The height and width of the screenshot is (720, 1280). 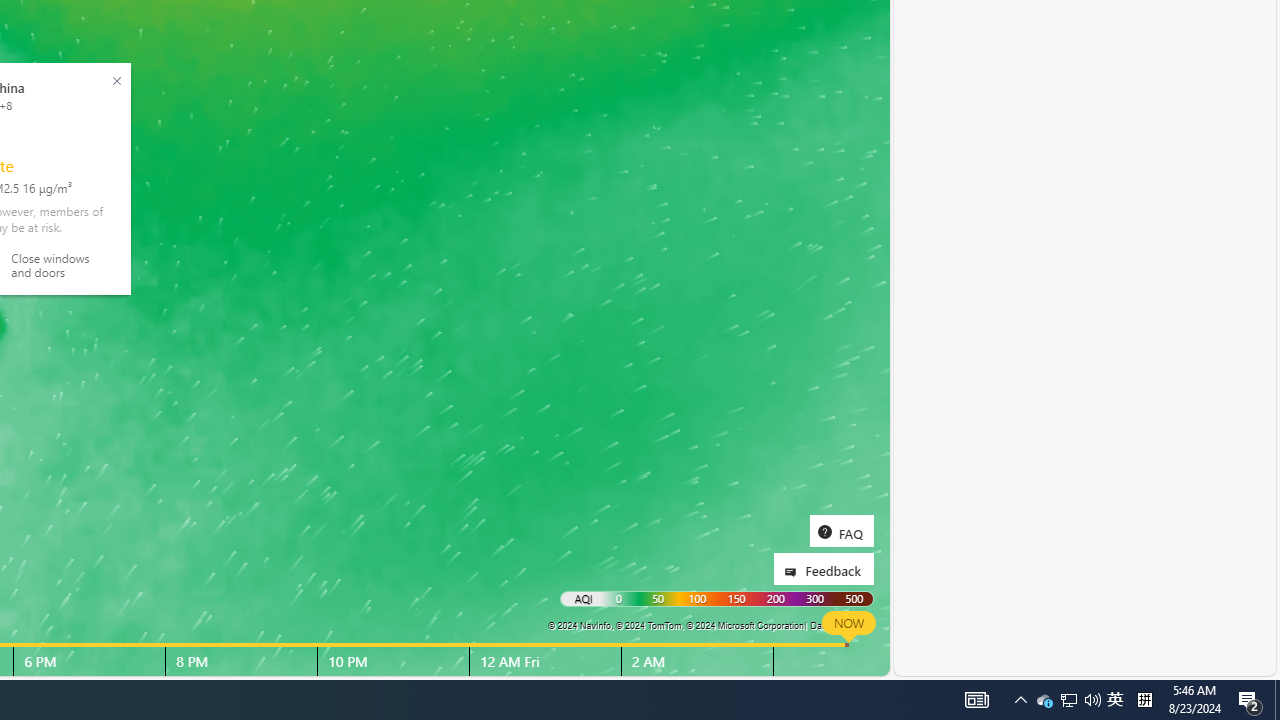 What do you see at coordinates (840, 624) in the screenshot?
I see `'Data Providers'` at bounding box center [840, 624].